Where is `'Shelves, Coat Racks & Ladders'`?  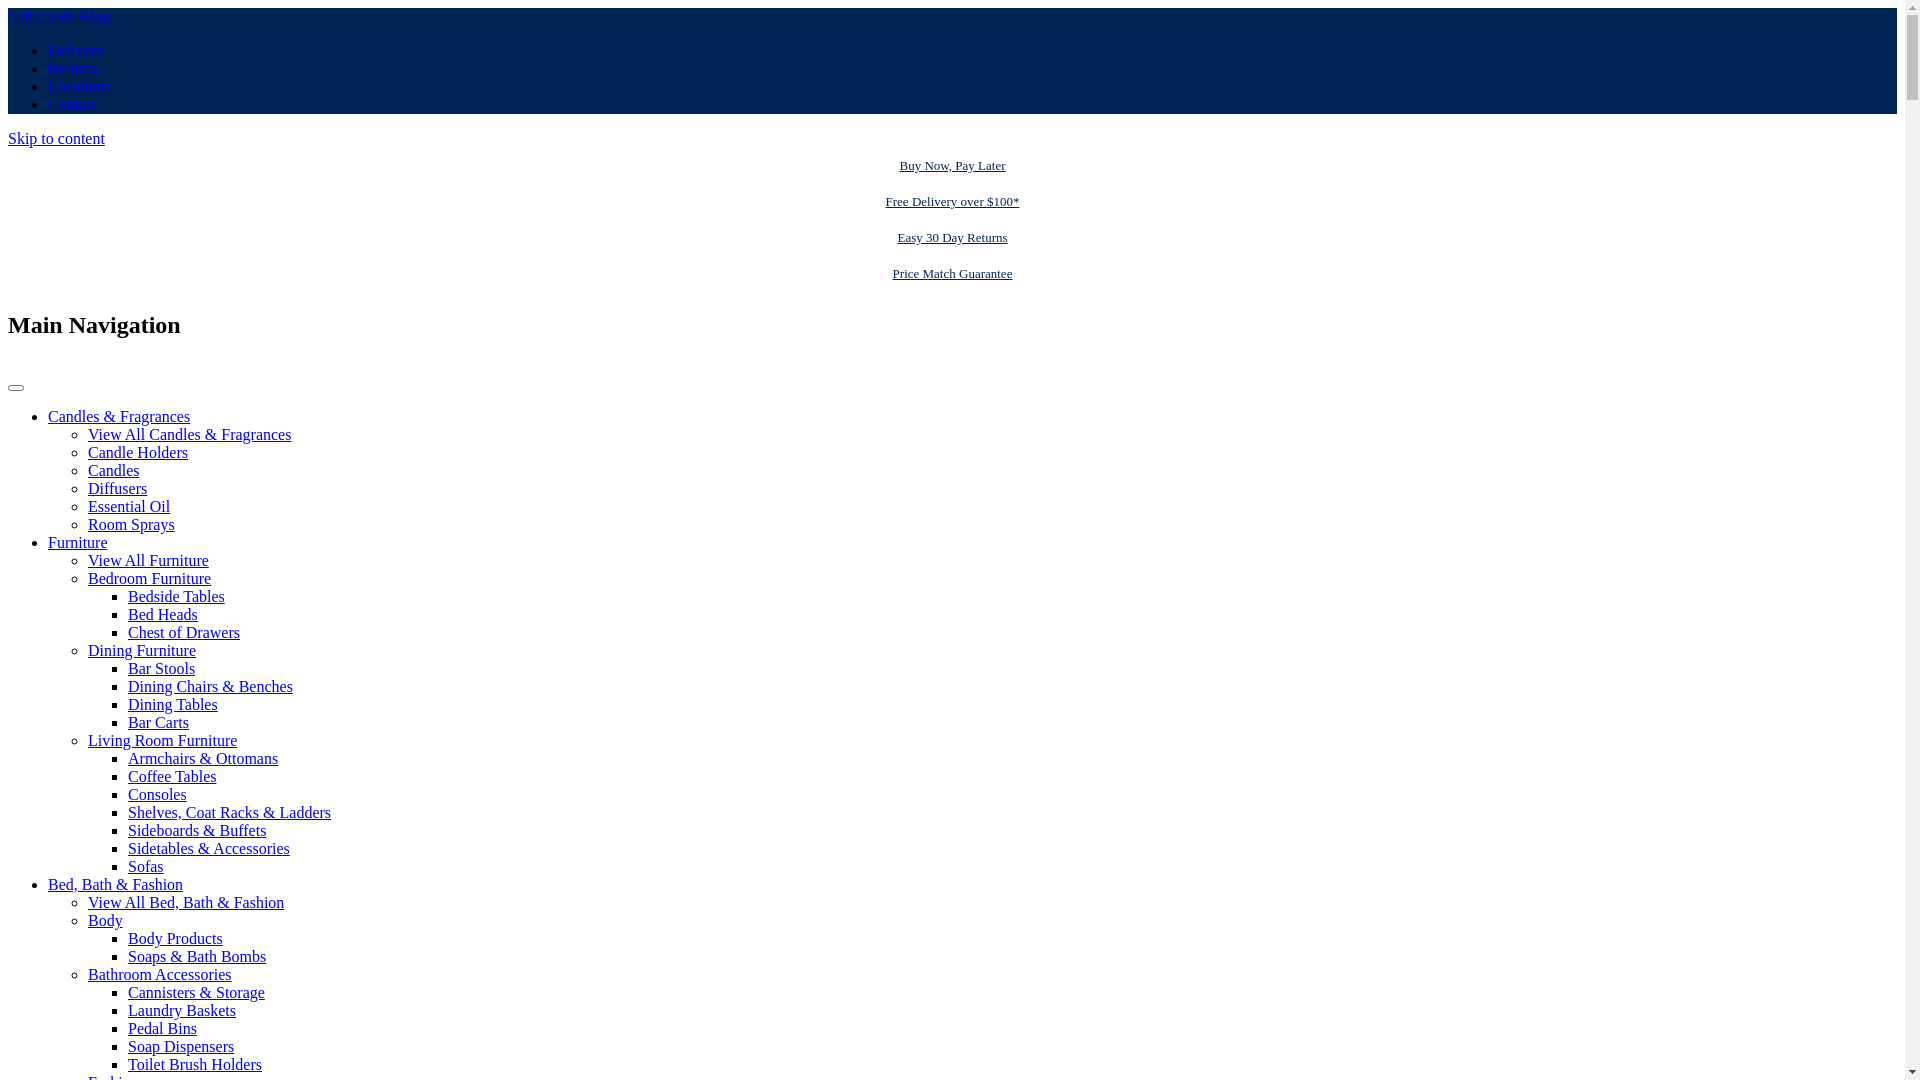
'Shelves, Coat Racks & Ladders' is located at coordinates (229, 812).